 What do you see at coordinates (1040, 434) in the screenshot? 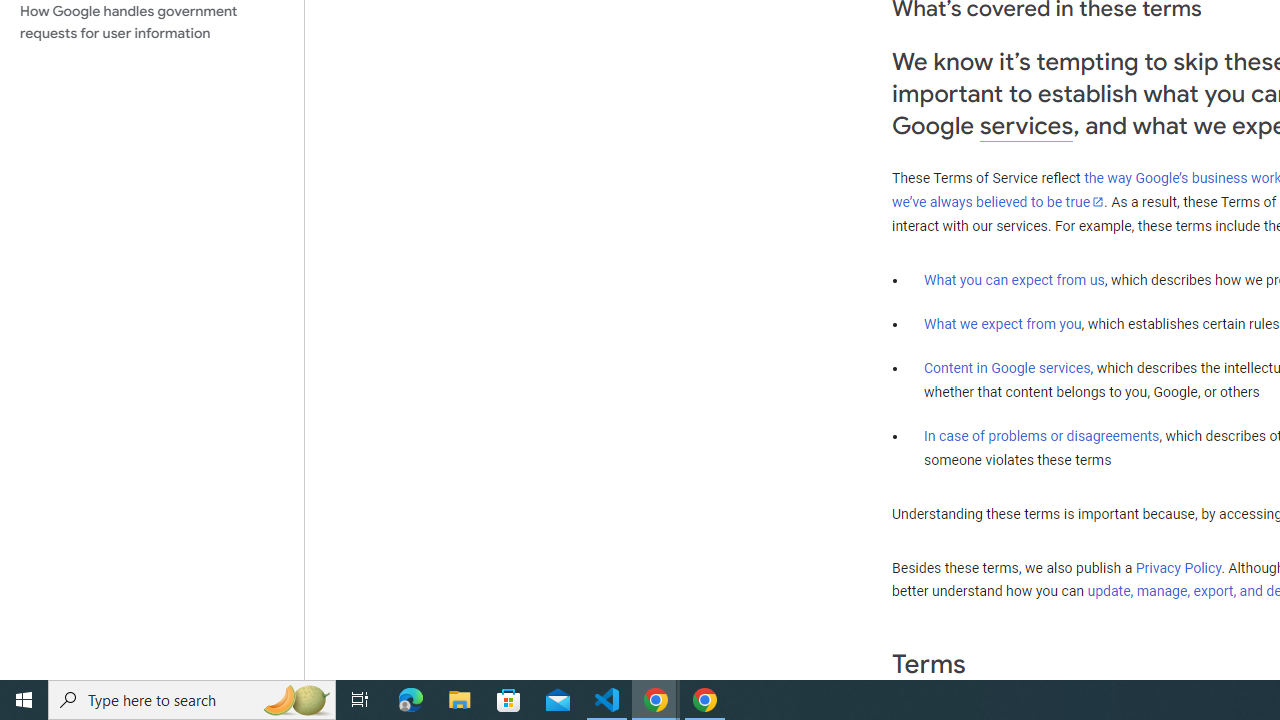
I see `'In case of problems or disagreements'` at bounding box center [1040, 434].